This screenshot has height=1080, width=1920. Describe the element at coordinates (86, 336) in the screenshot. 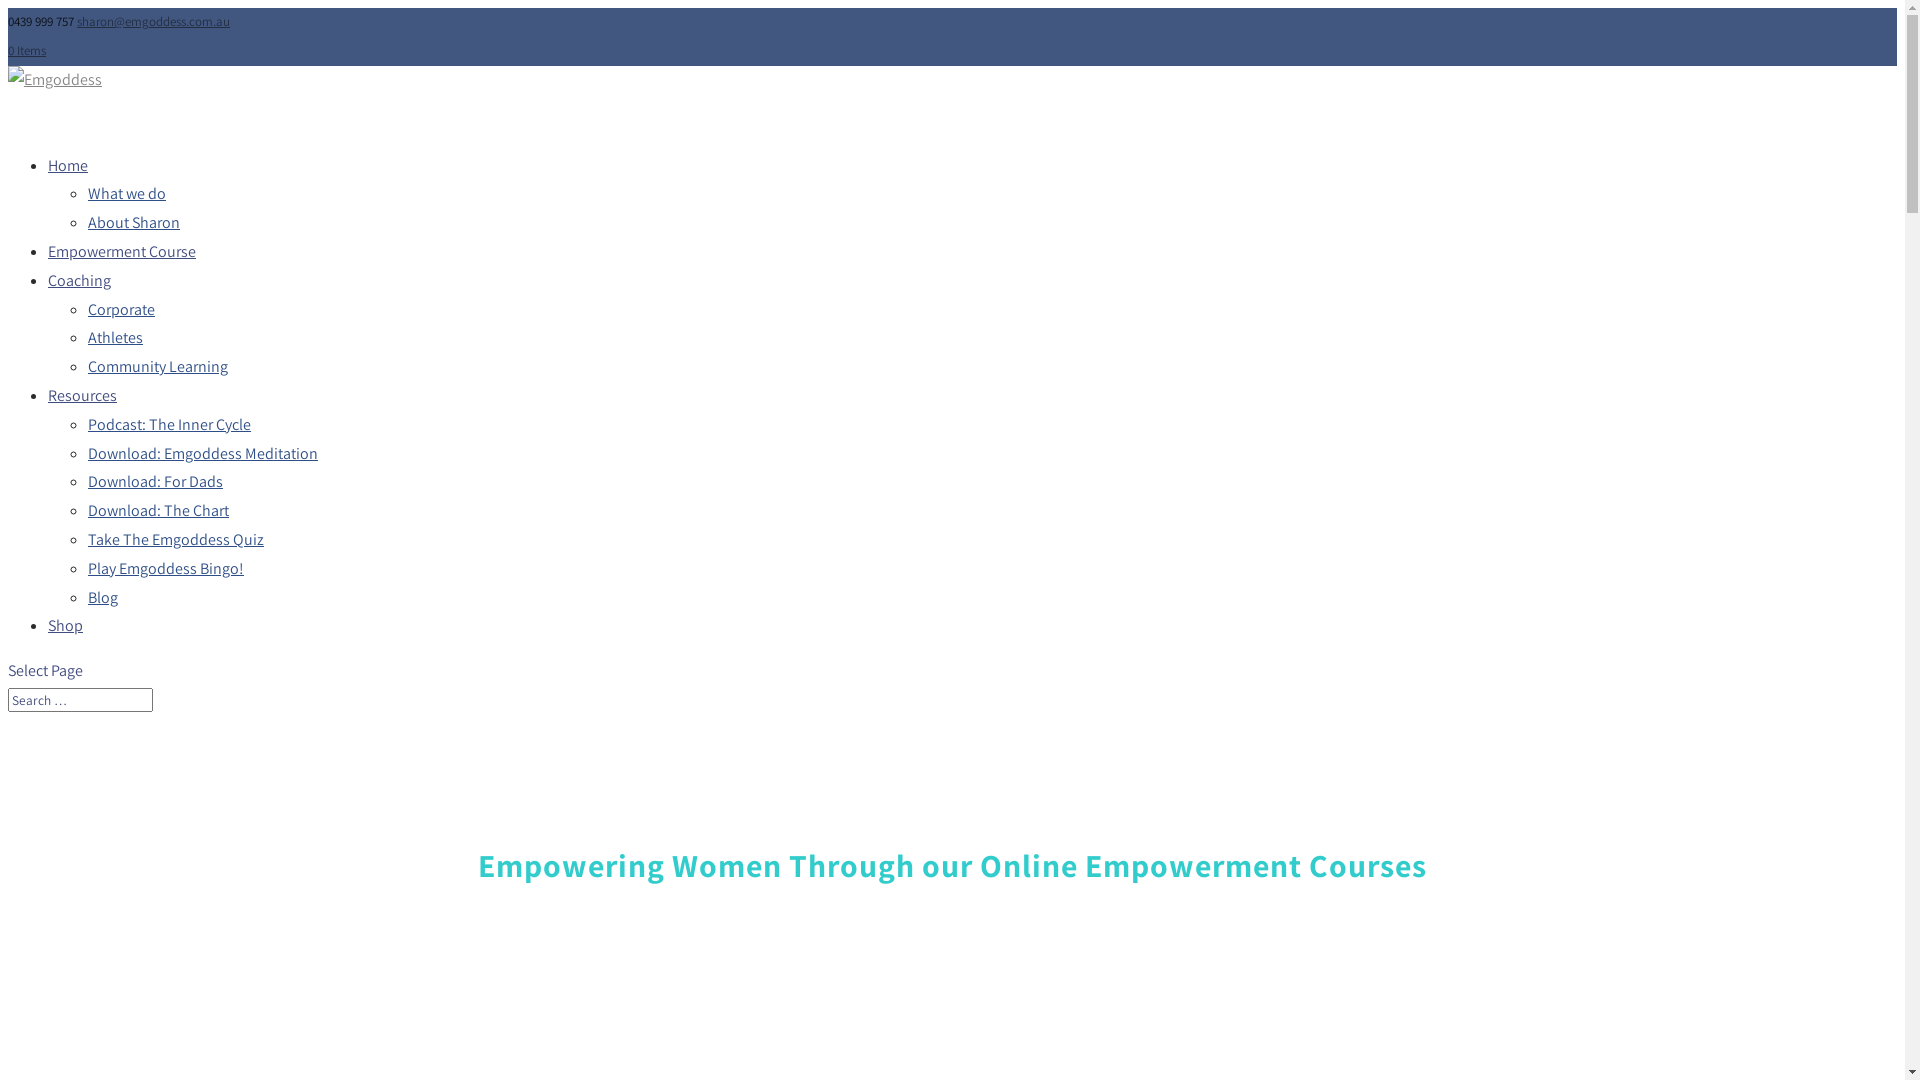

I see `'Athletes'` at that location.